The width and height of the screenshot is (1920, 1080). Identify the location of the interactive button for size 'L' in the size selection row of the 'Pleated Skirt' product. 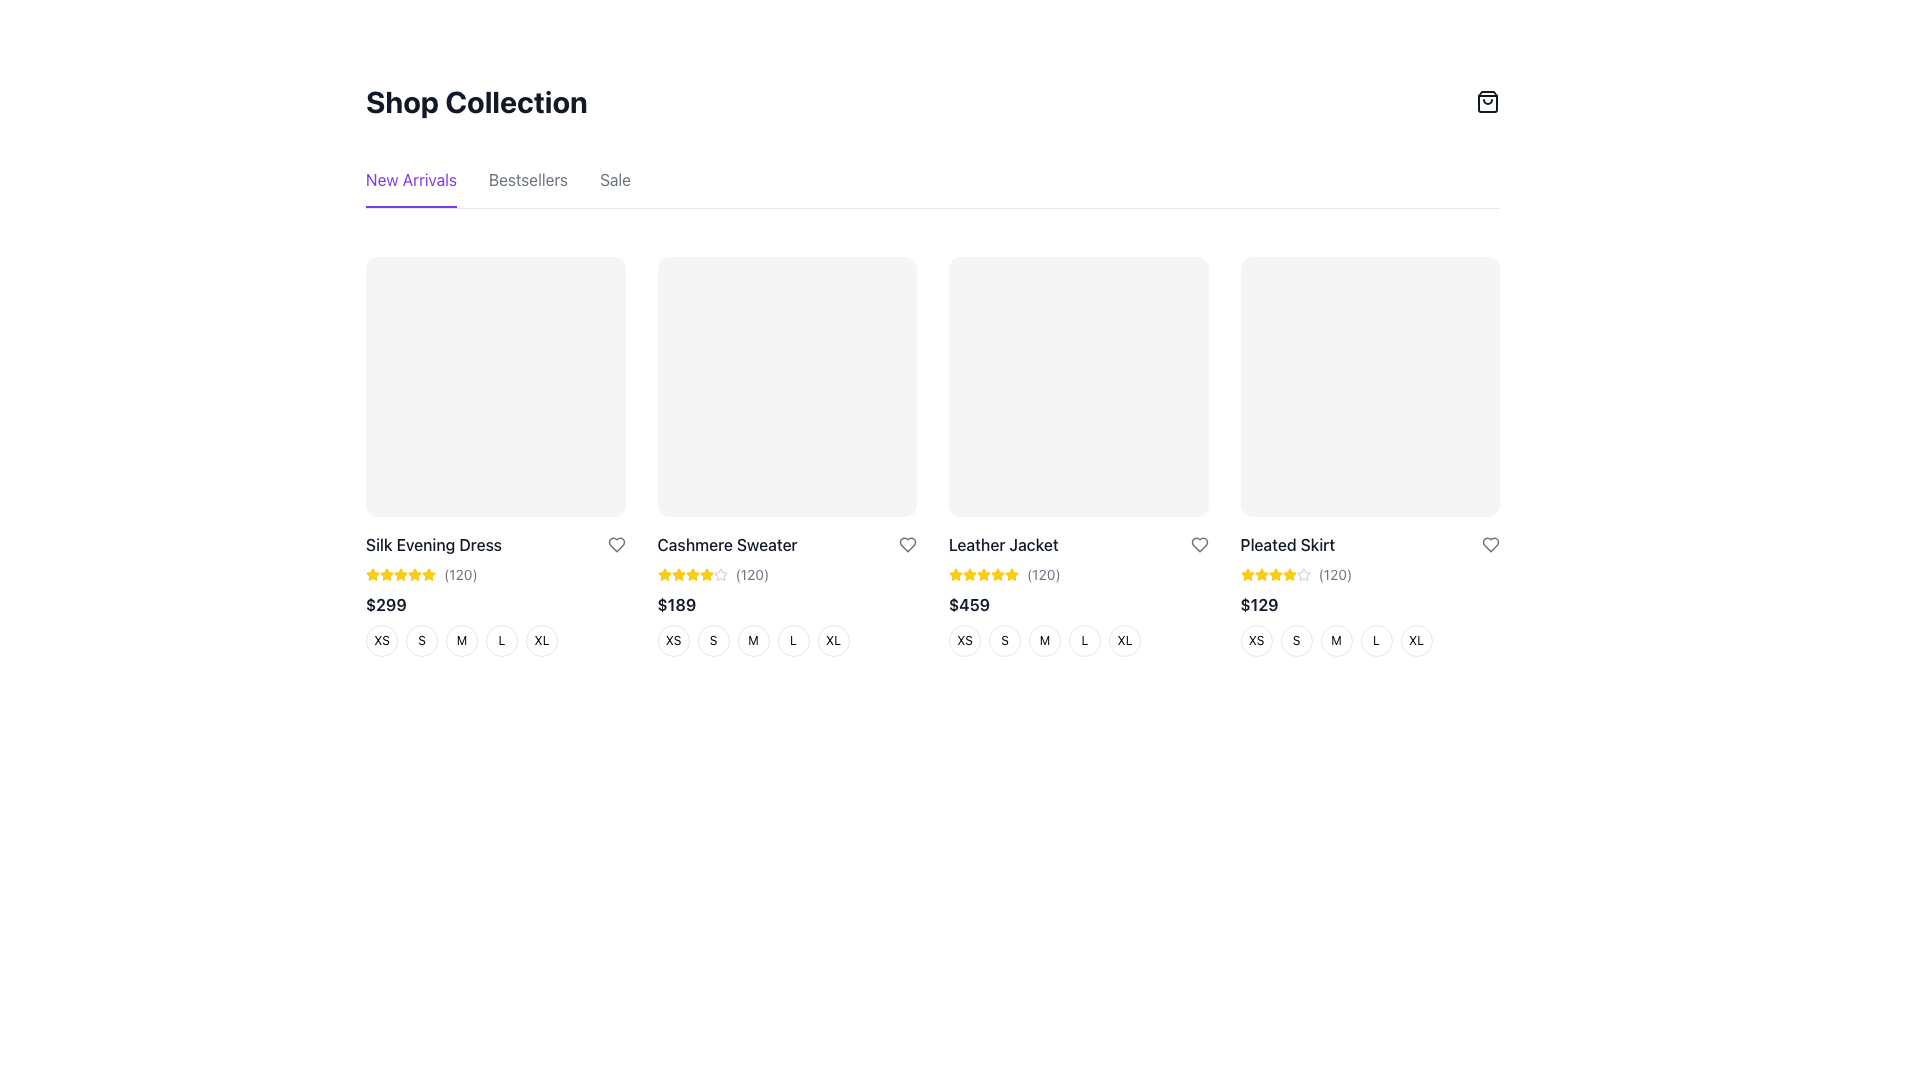
(1369, 640).